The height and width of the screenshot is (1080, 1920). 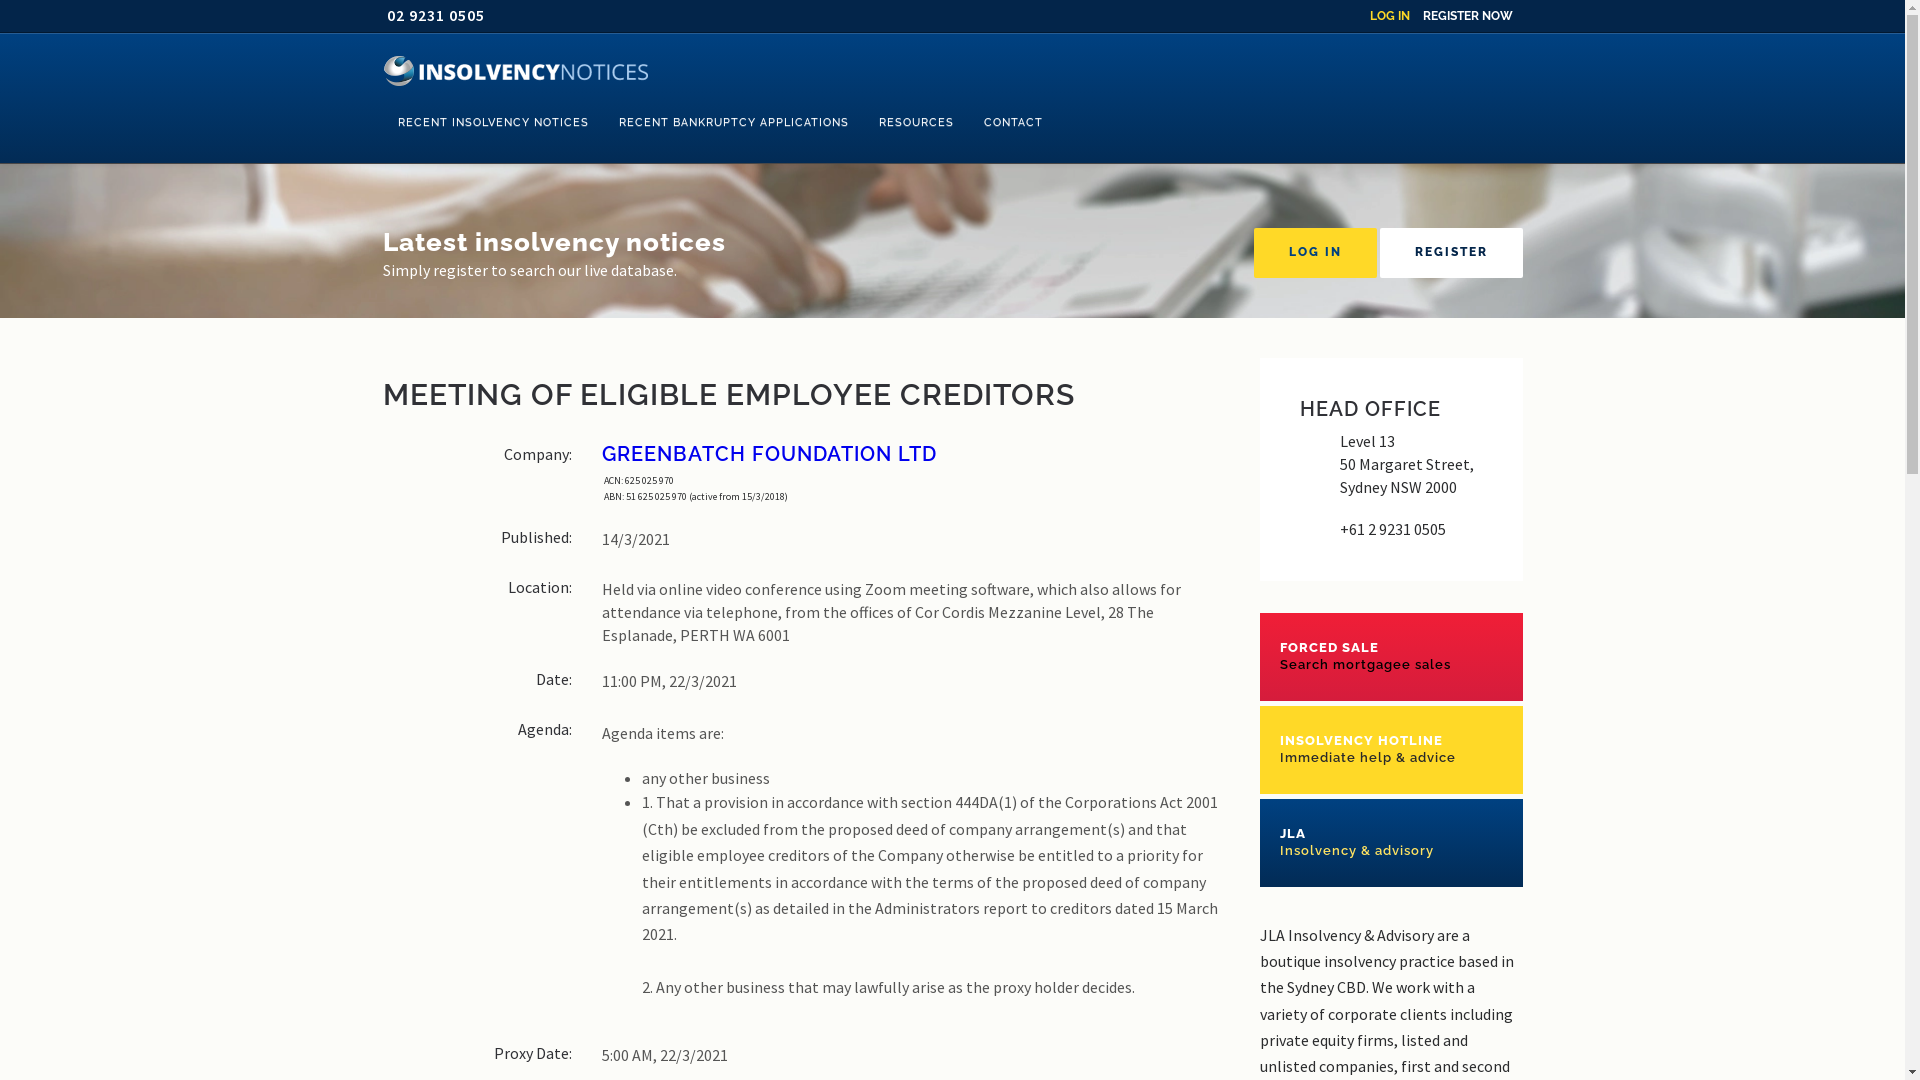 What do you see at coordinates (1390, 749) in the screenshot?
I see `'INSOLVENCY HOTLINE` at bounding box center [1390, 749].